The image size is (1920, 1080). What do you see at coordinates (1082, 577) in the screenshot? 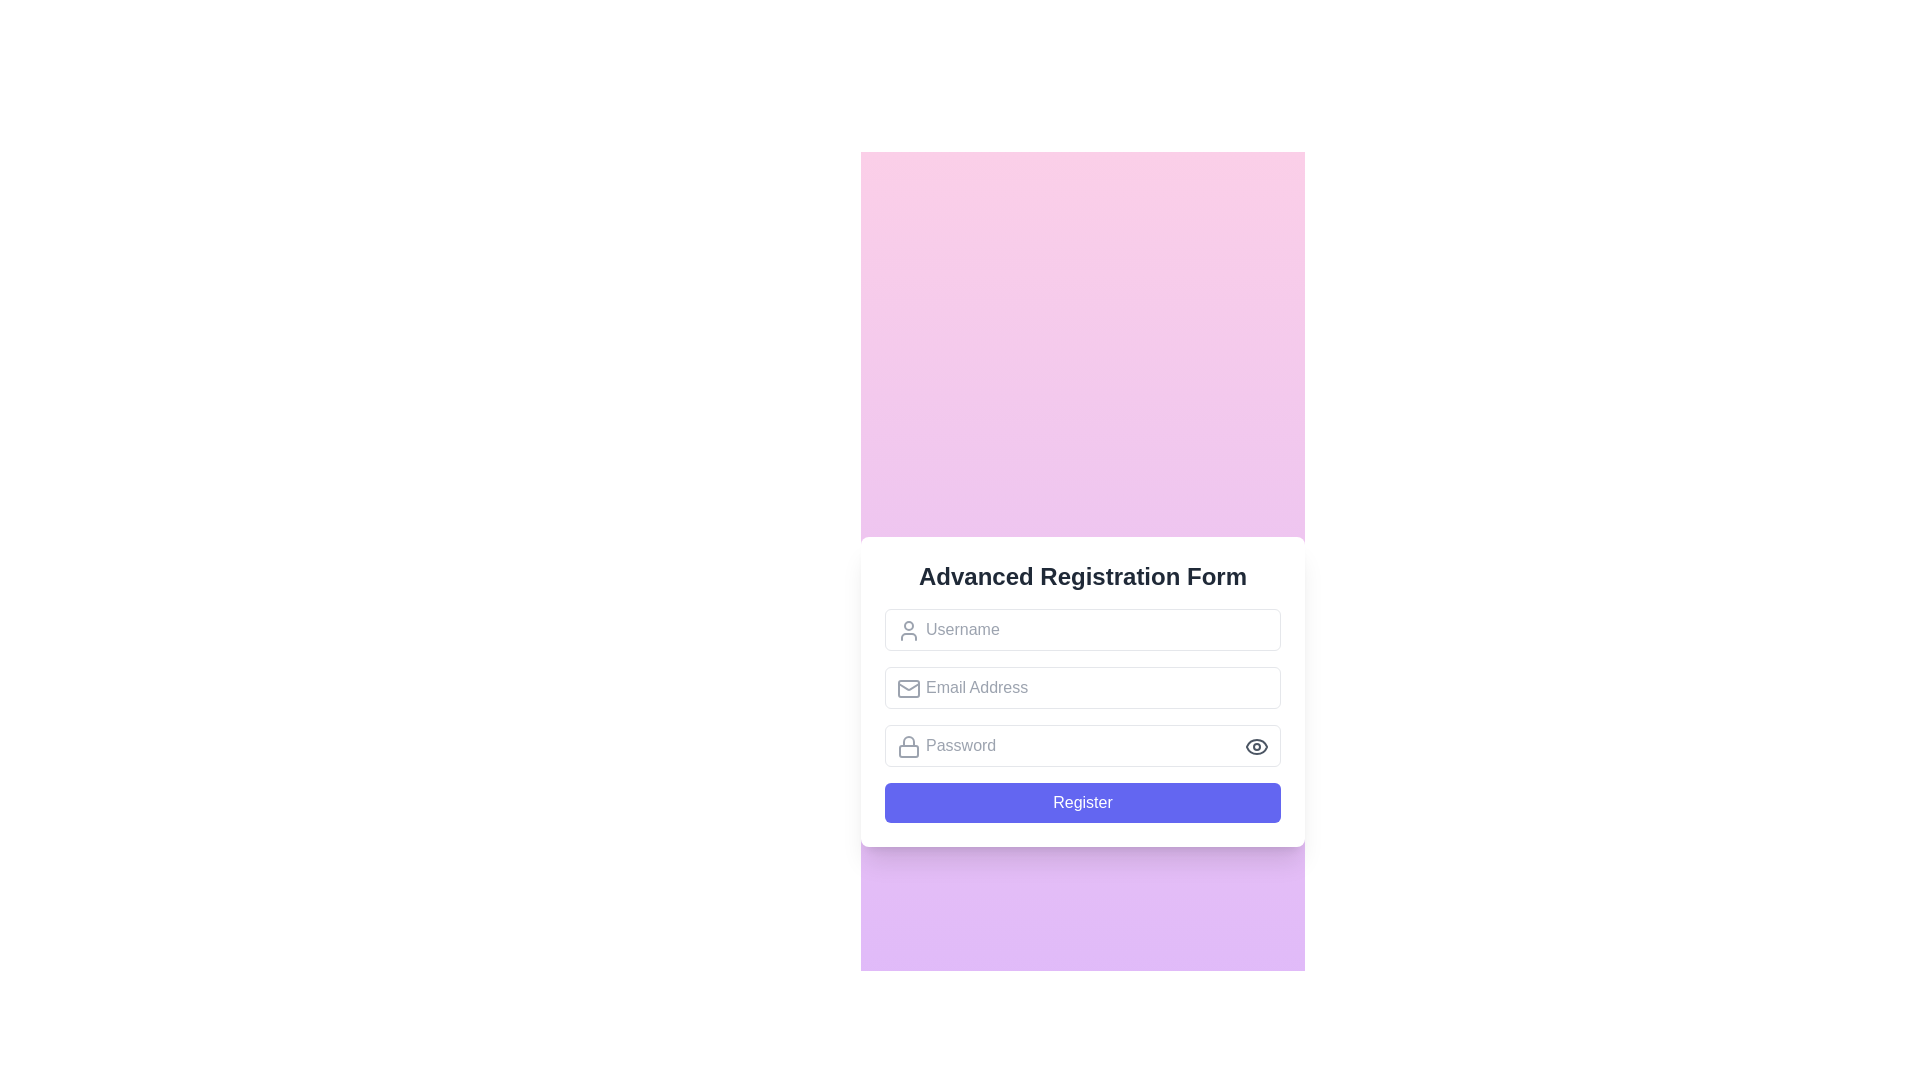
I see `the static text header that indicates 'Advanced Registration Form' at the top of the white card-like box` at bounding box center [1082, 577].